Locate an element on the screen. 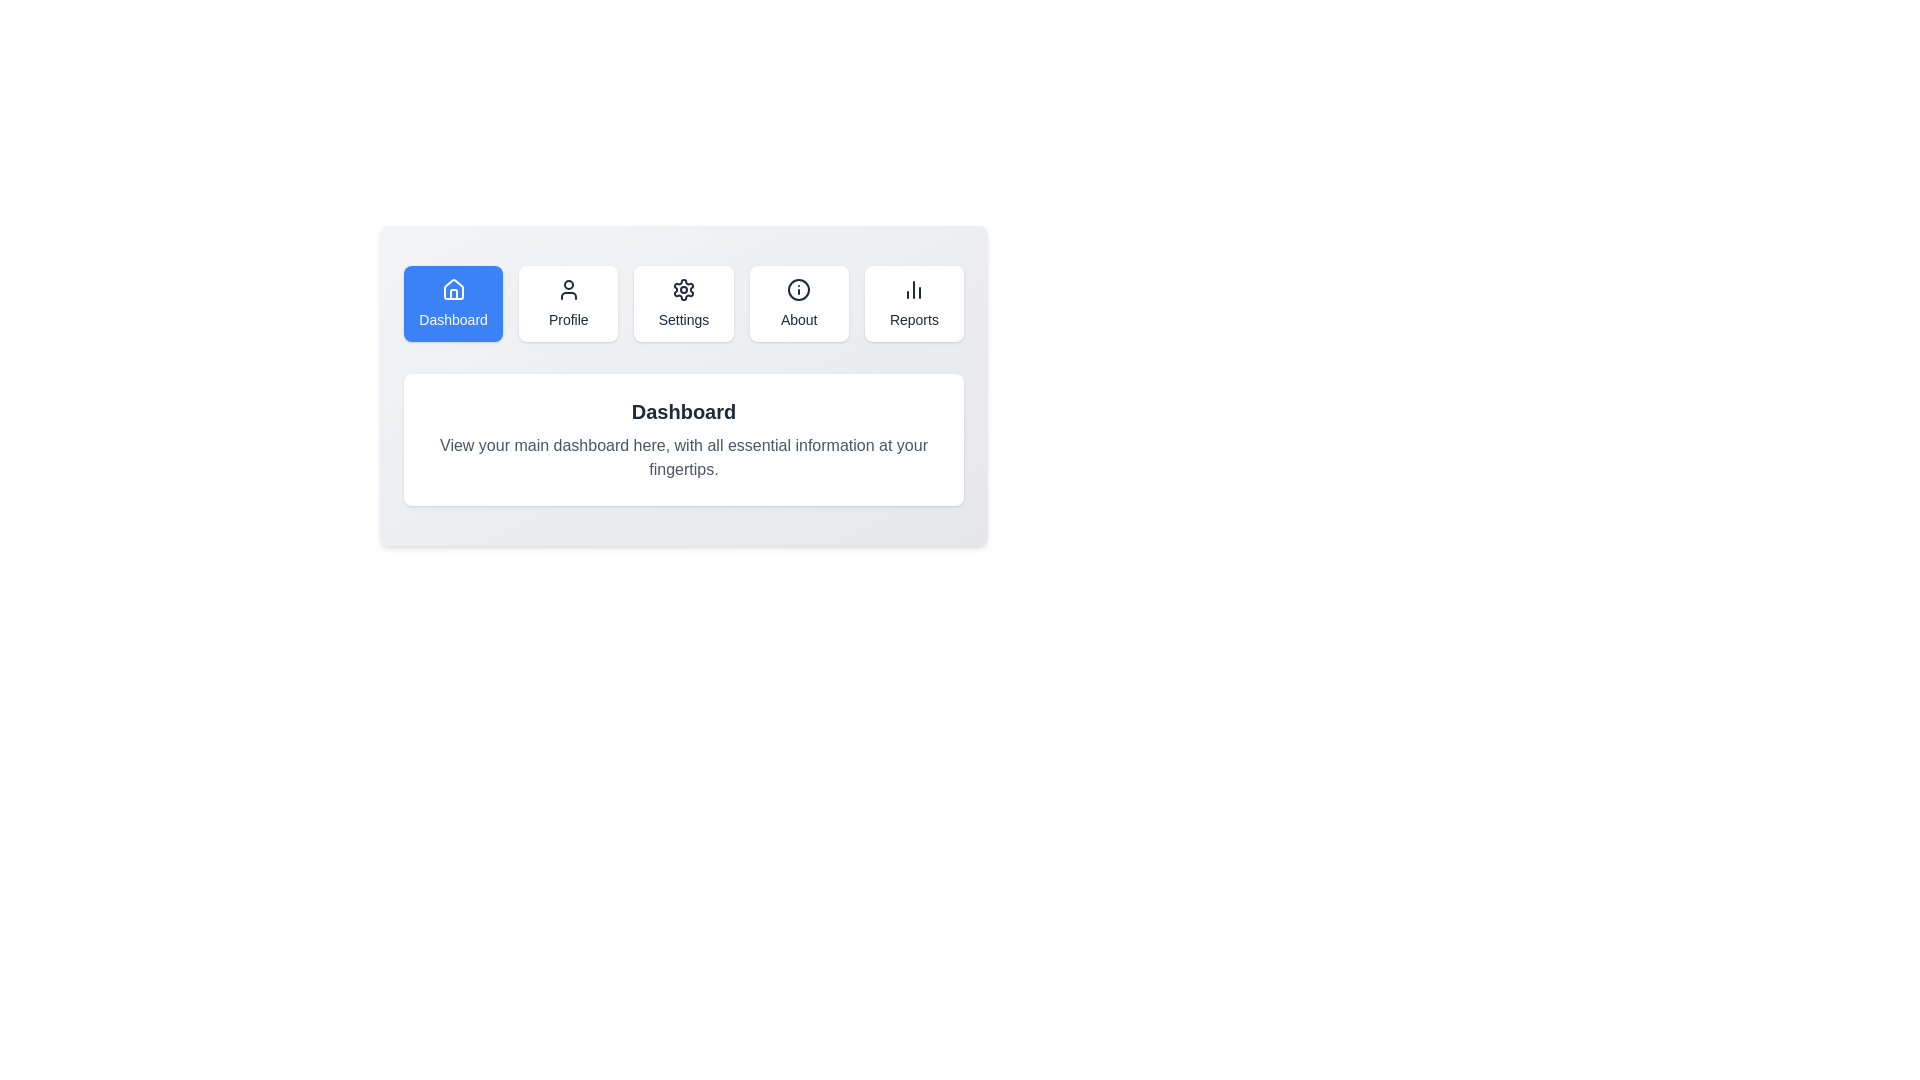 The image size is (1920, 1080). the icon of the Settings tab to examine its visual details is located at coordinates (683, 289).